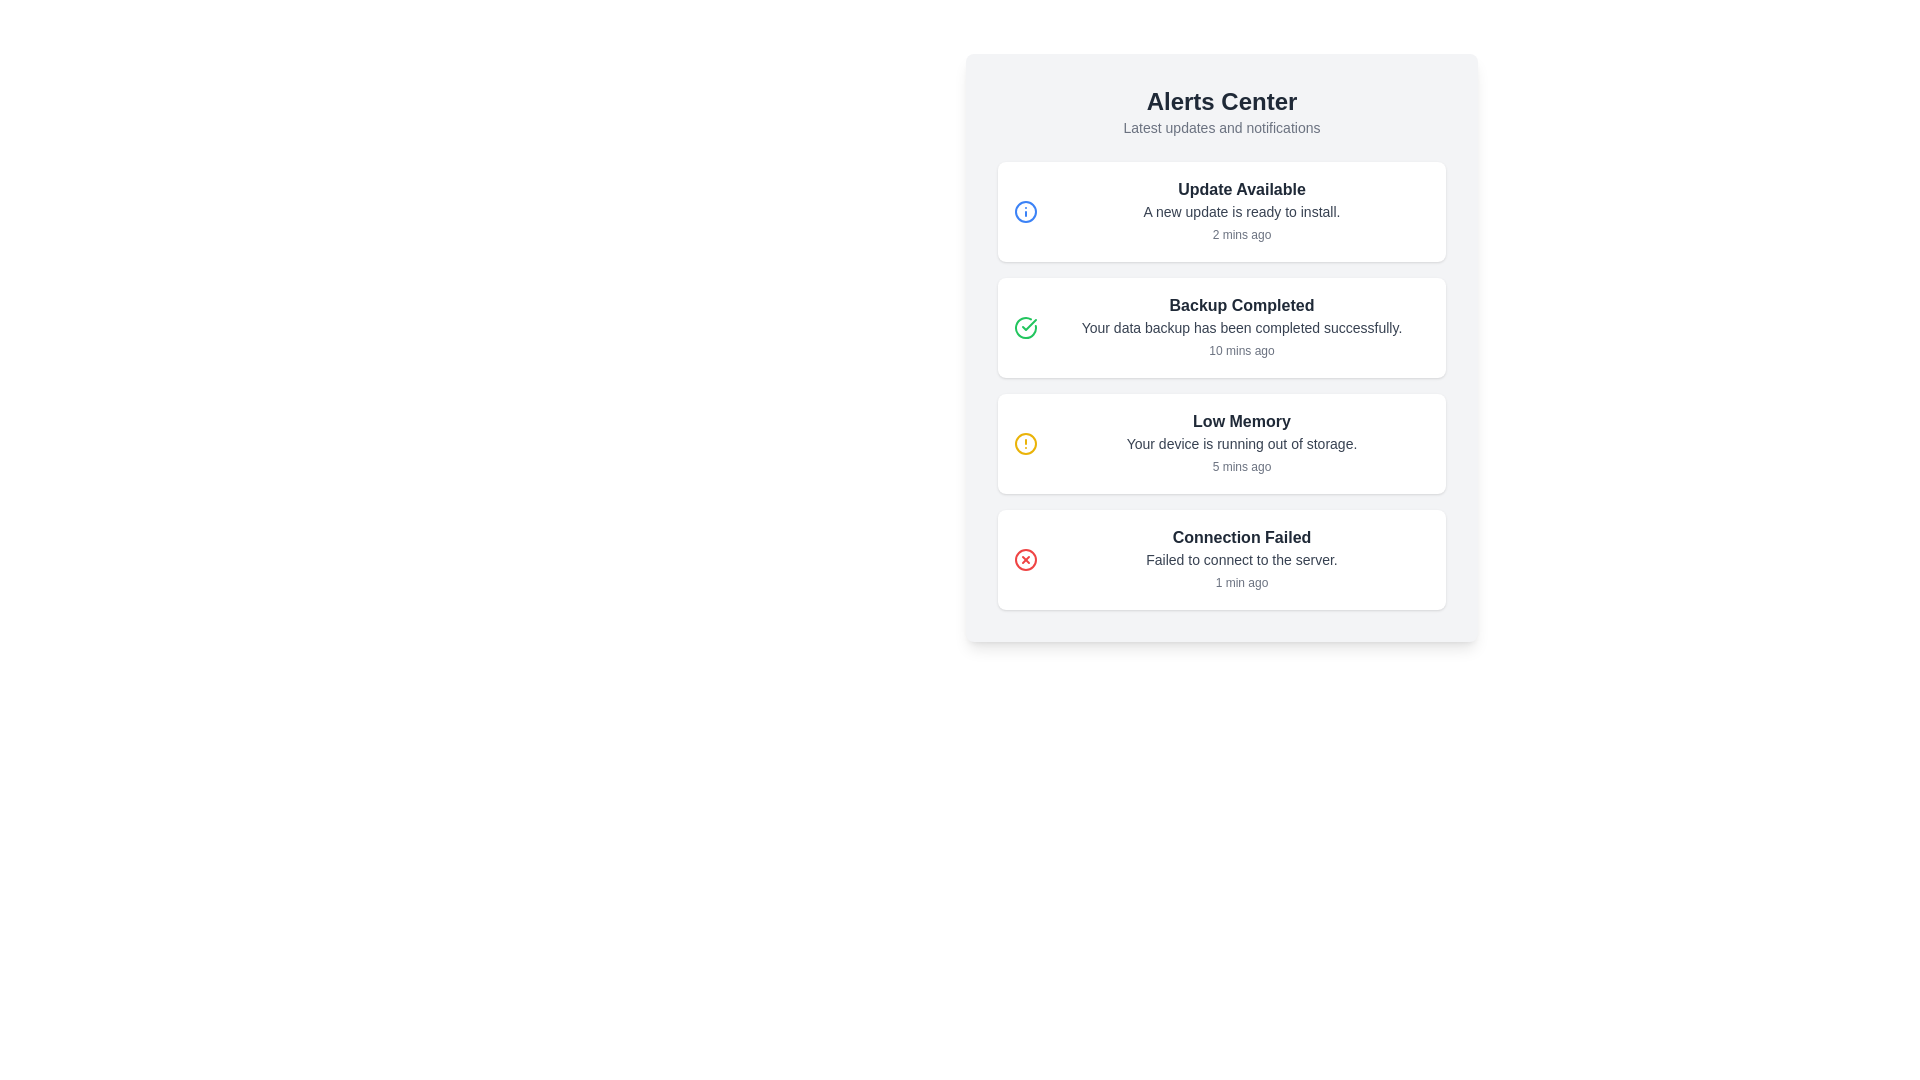  I want to click on detailed information provided in the text description located within the fourth notification card, below the heading 'Connection Failed' and above the timestamp '1 min ago', so click(1241, 559).